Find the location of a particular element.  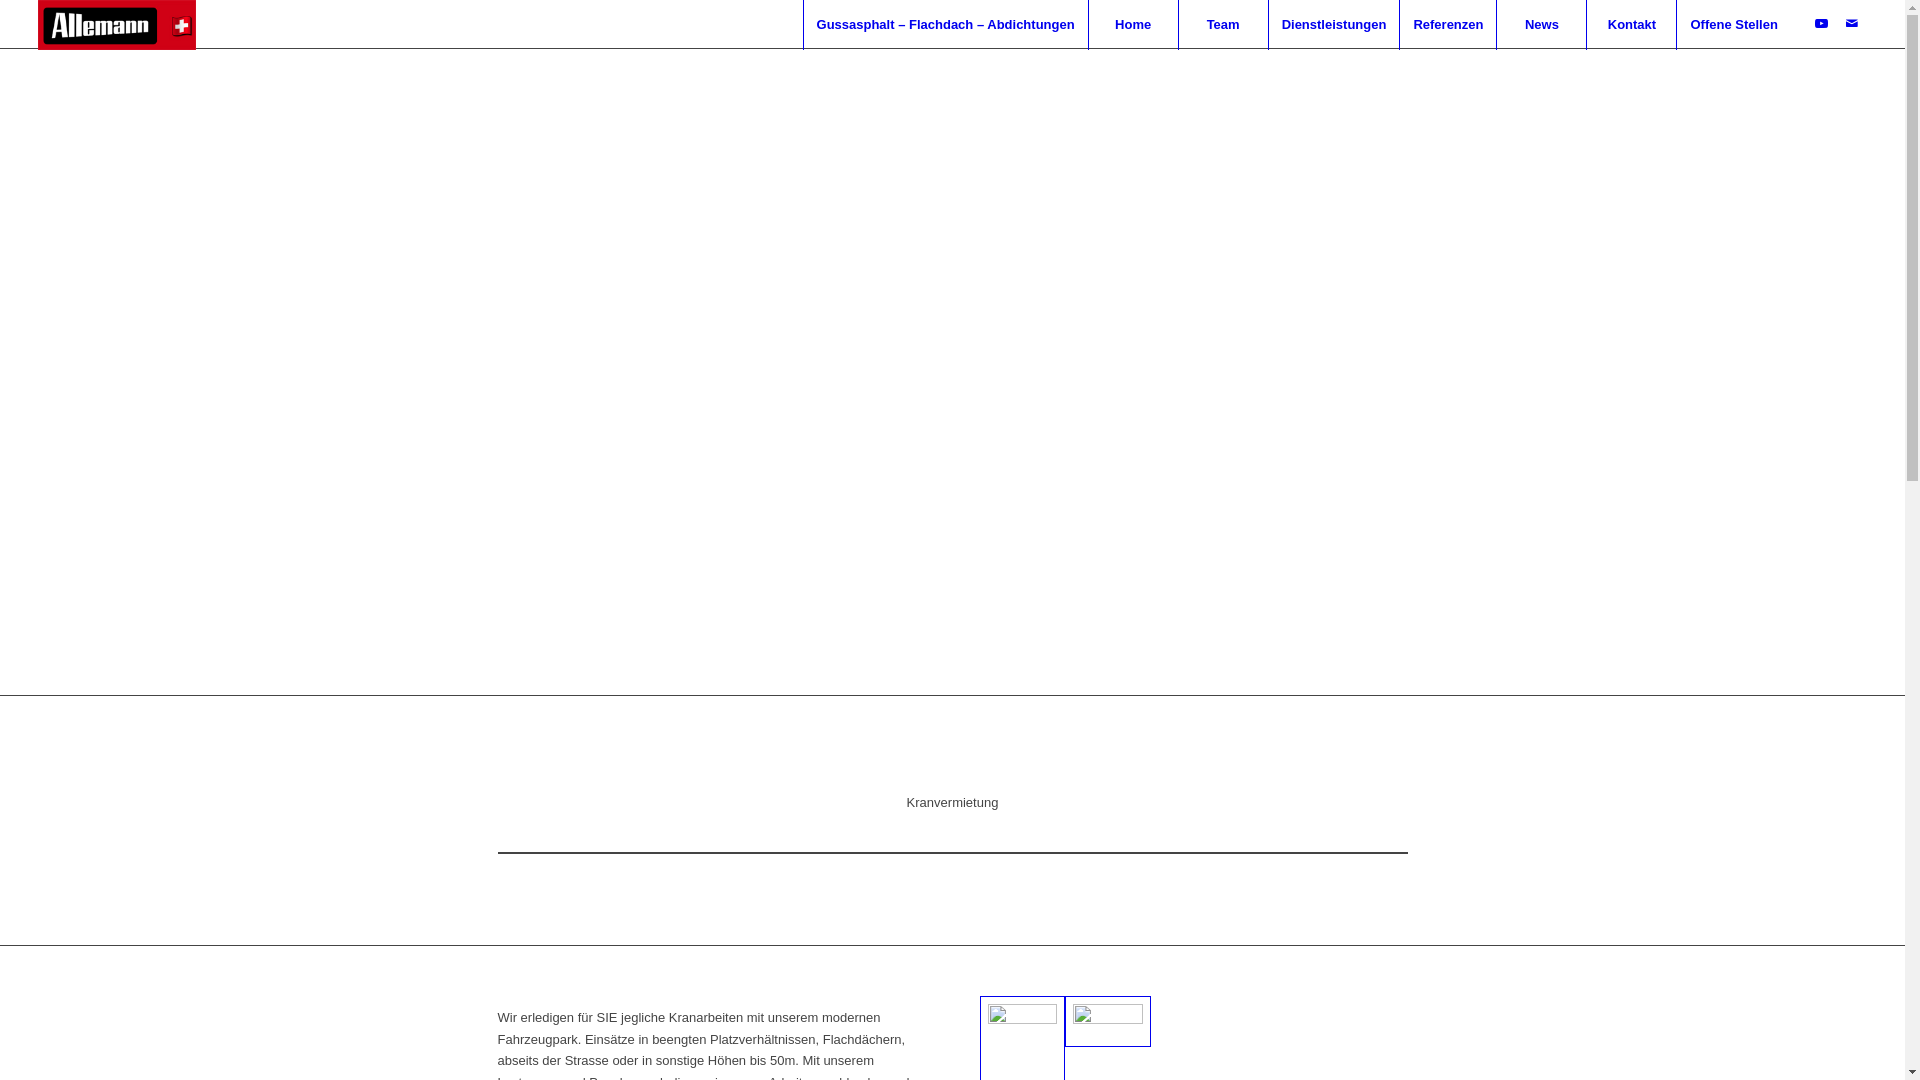

'Referenzen' is located at coordinates (1447, 24).